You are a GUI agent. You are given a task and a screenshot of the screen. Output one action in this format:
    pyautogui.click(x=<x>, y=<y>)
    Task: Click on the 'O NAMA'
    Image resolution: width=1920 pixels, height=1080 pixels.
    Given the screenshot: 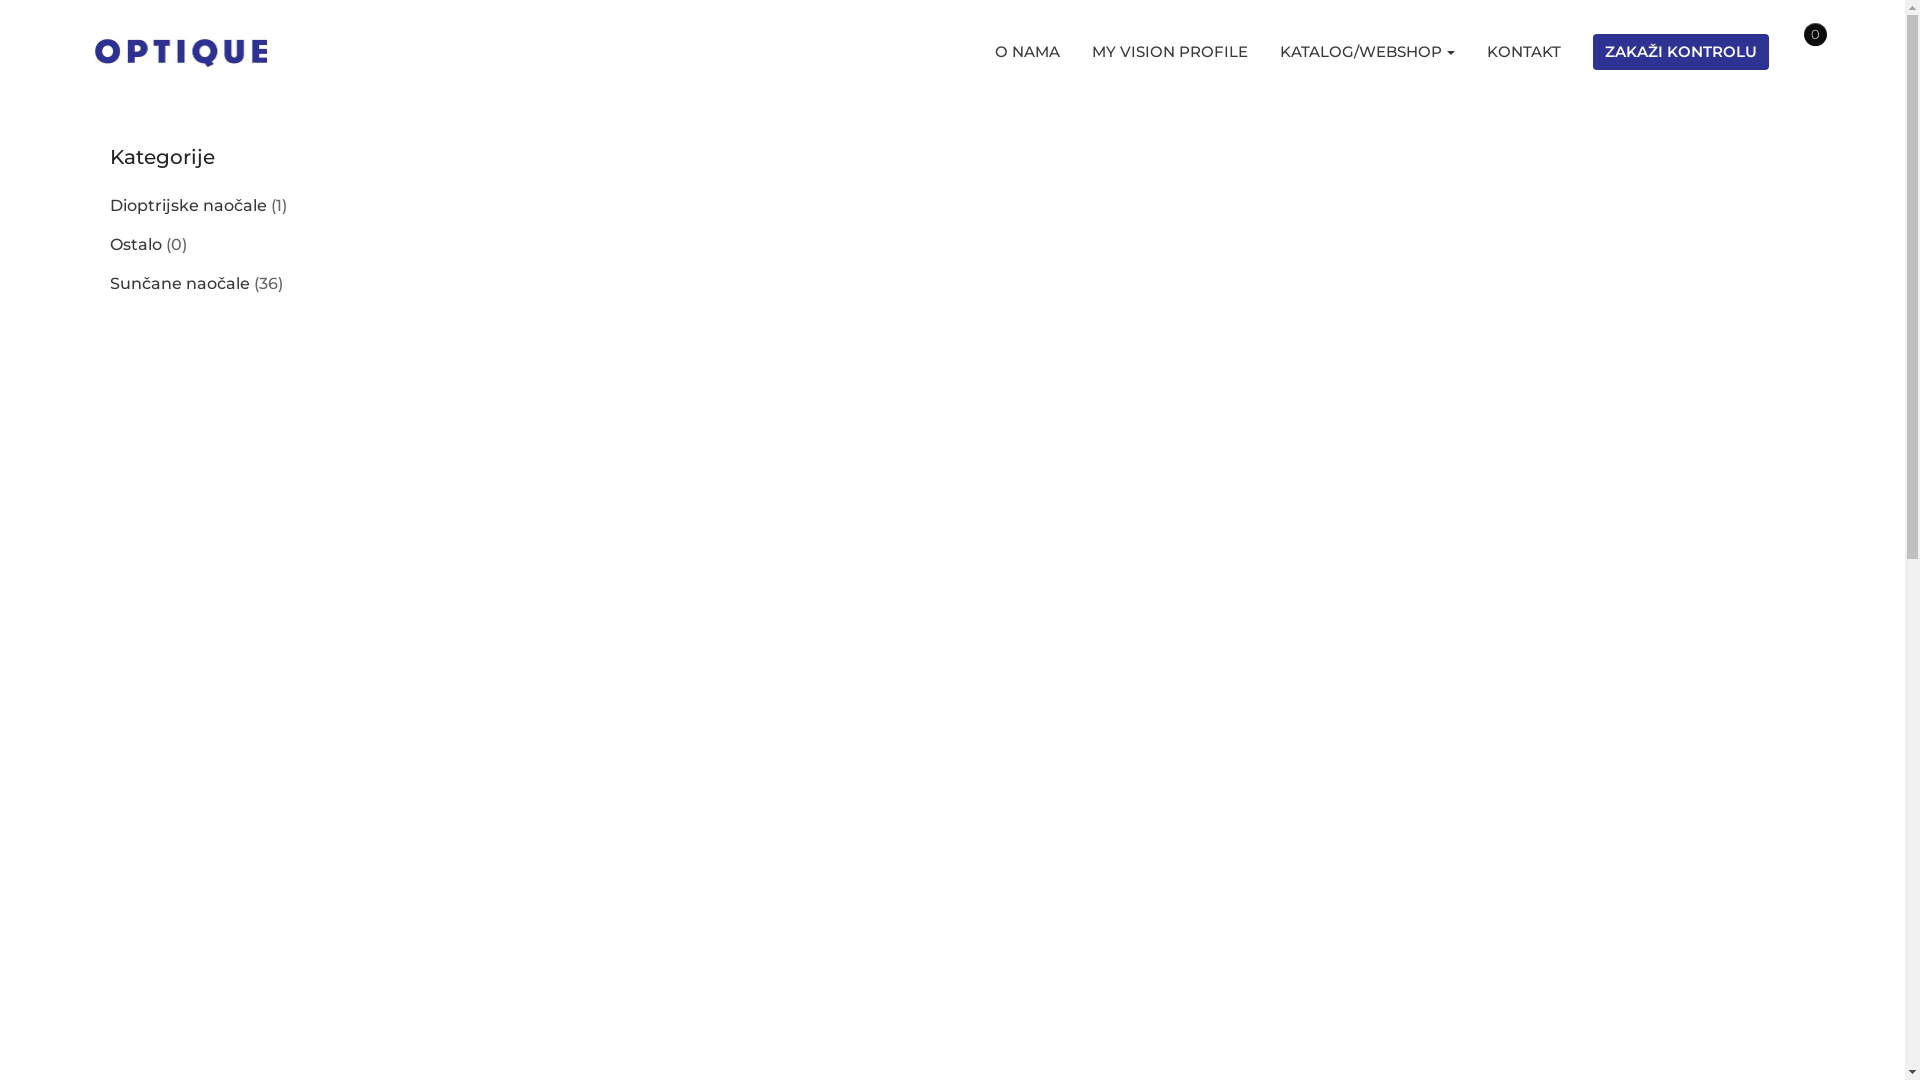 What is the action you would take?
    pyautogui.click(x=994, y=50)
    